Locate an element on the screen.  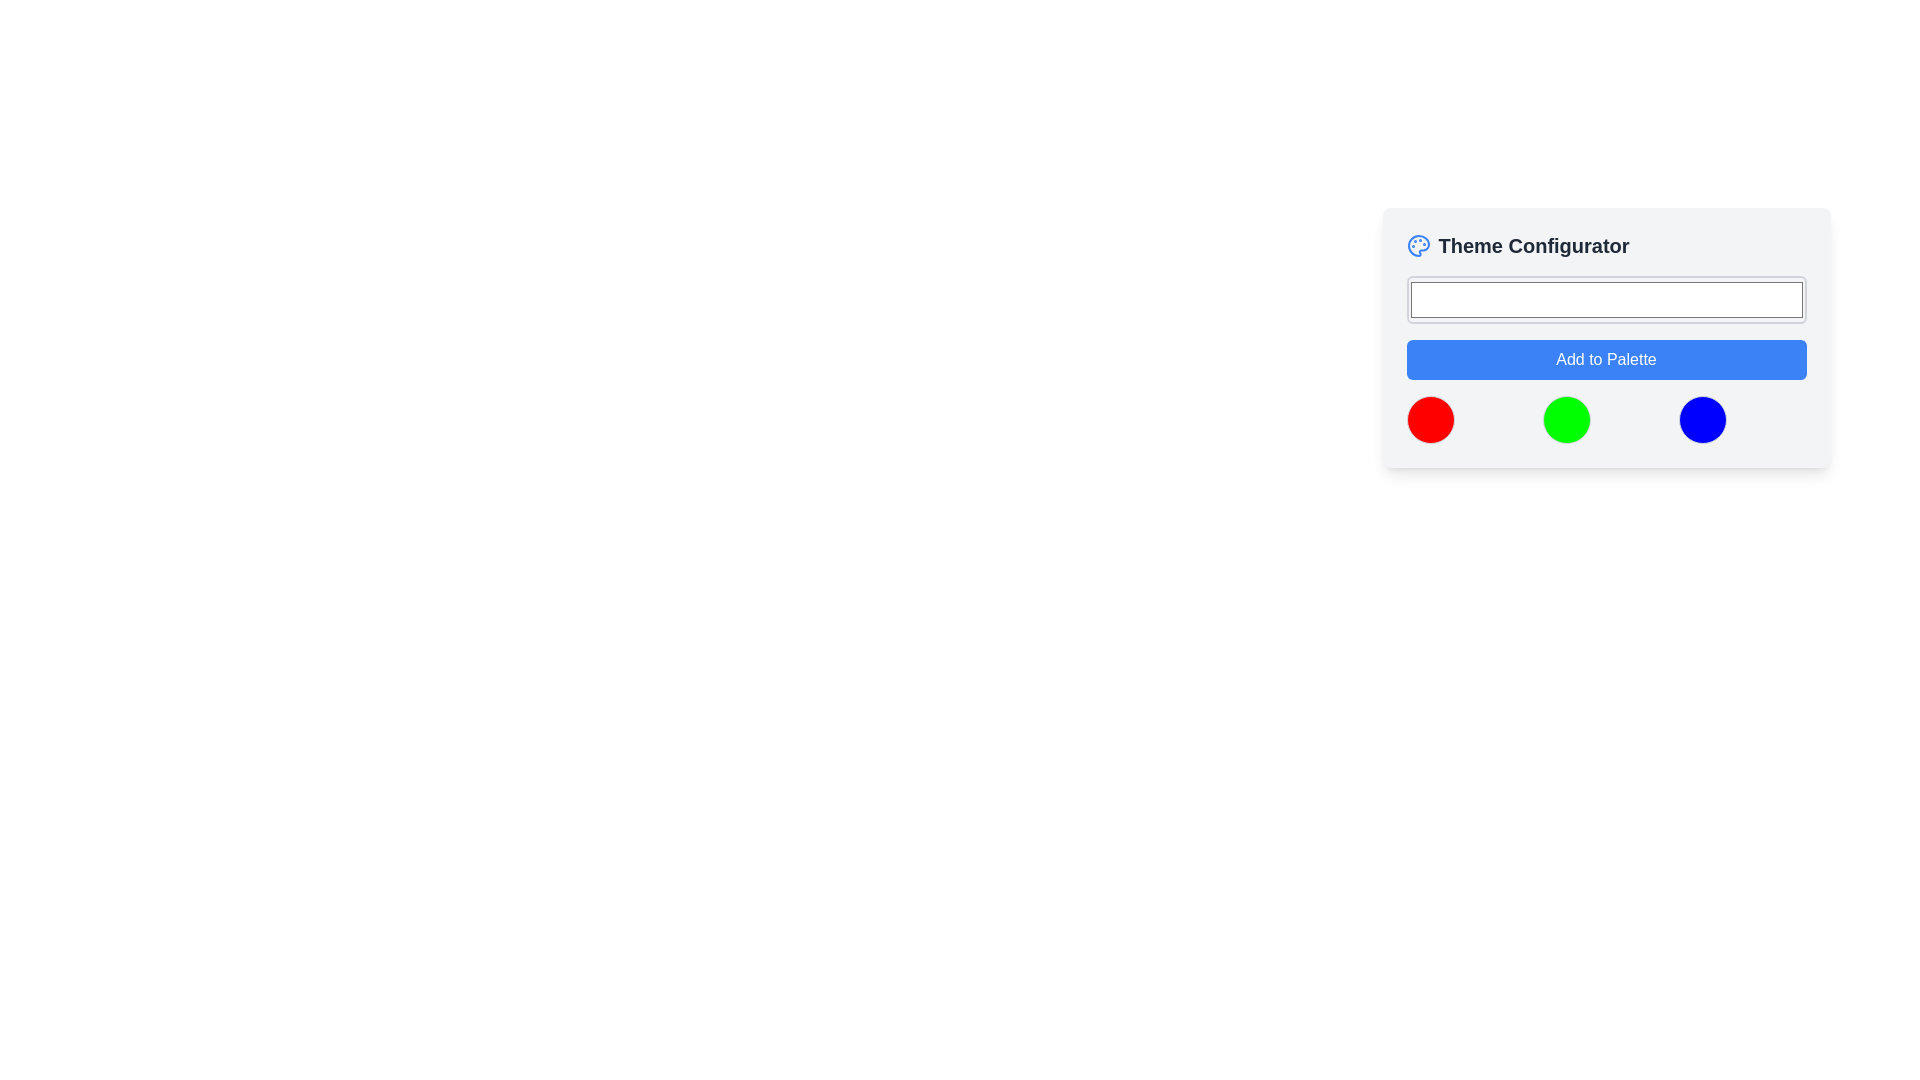
the painter's palette icon with a blue outline and paint circles, located to the left of the 'Theme Configurator' text is located at coordinates (1417, 245).